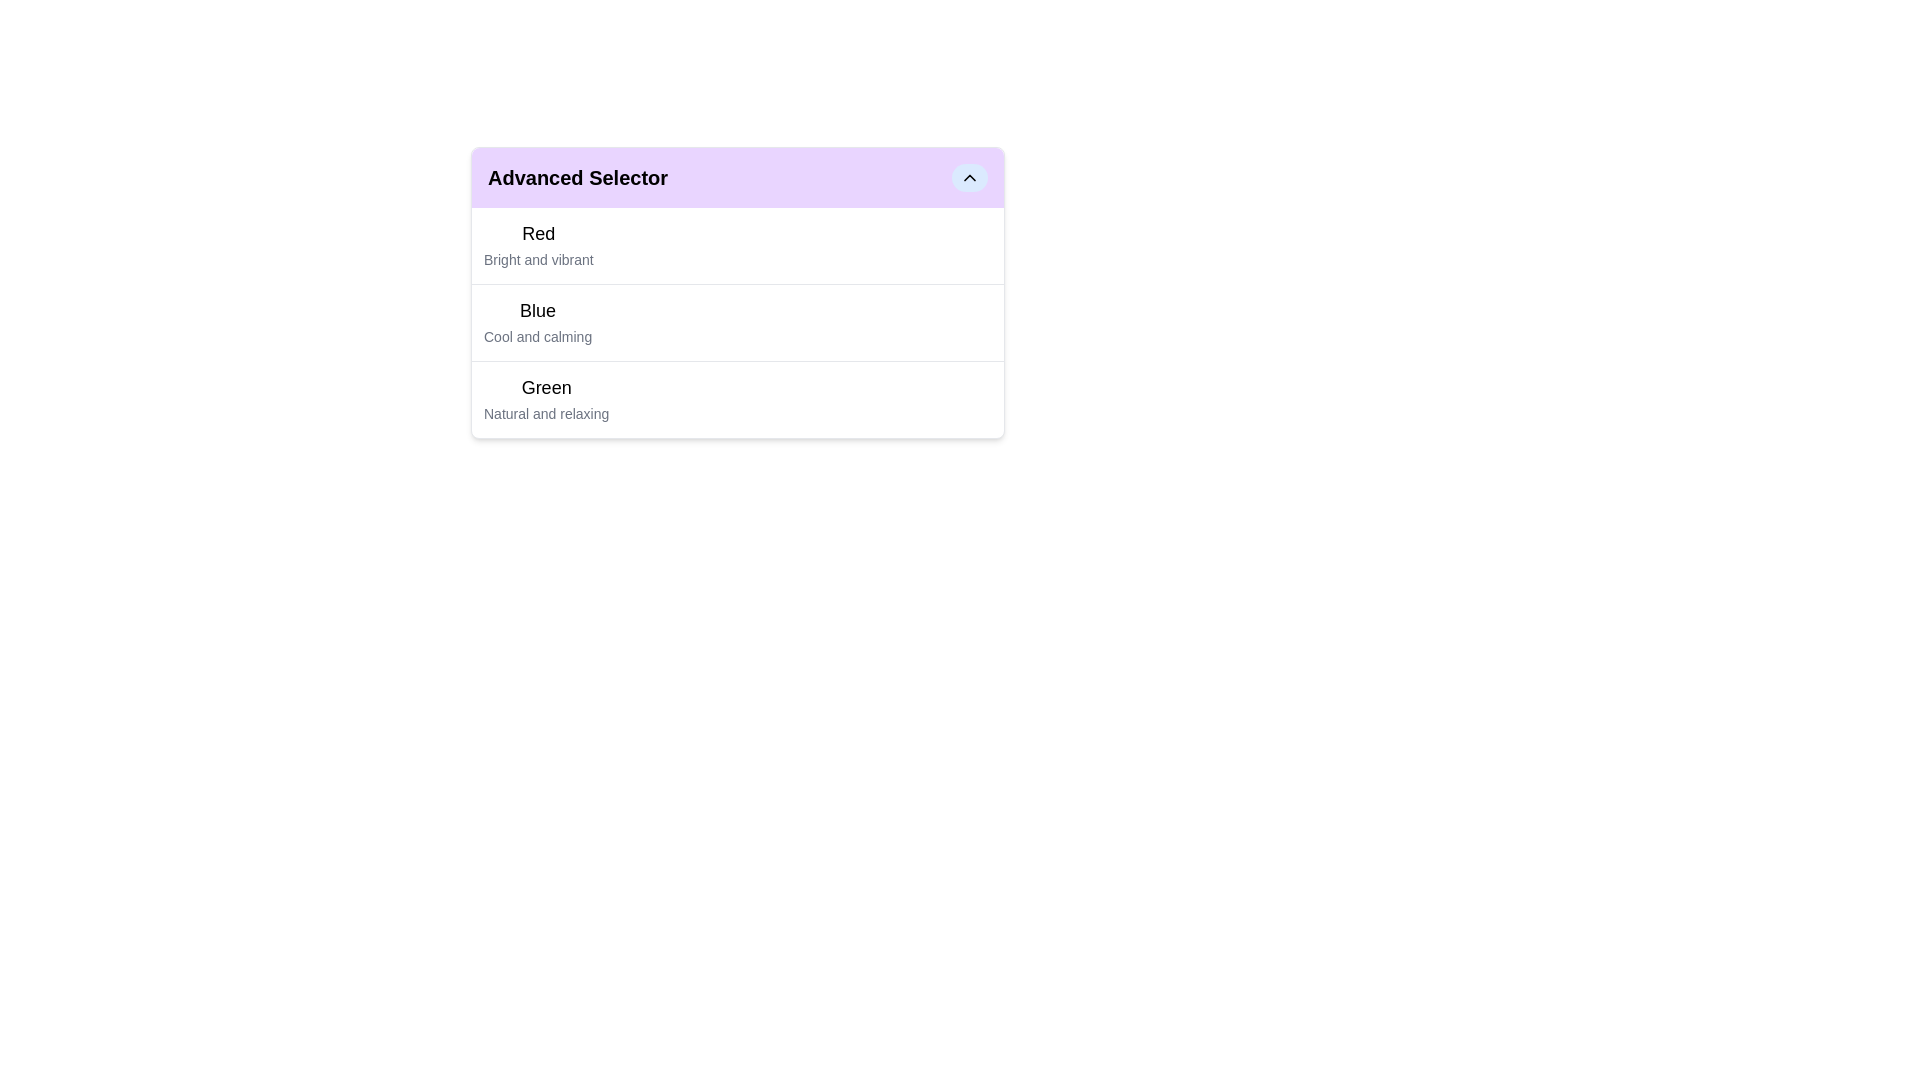  Describe the element at coordinates (538, 311) in the screenshot. I see `the 'Blue' text label in the second row of the 'Advanced Selector' dropdown` at that location.